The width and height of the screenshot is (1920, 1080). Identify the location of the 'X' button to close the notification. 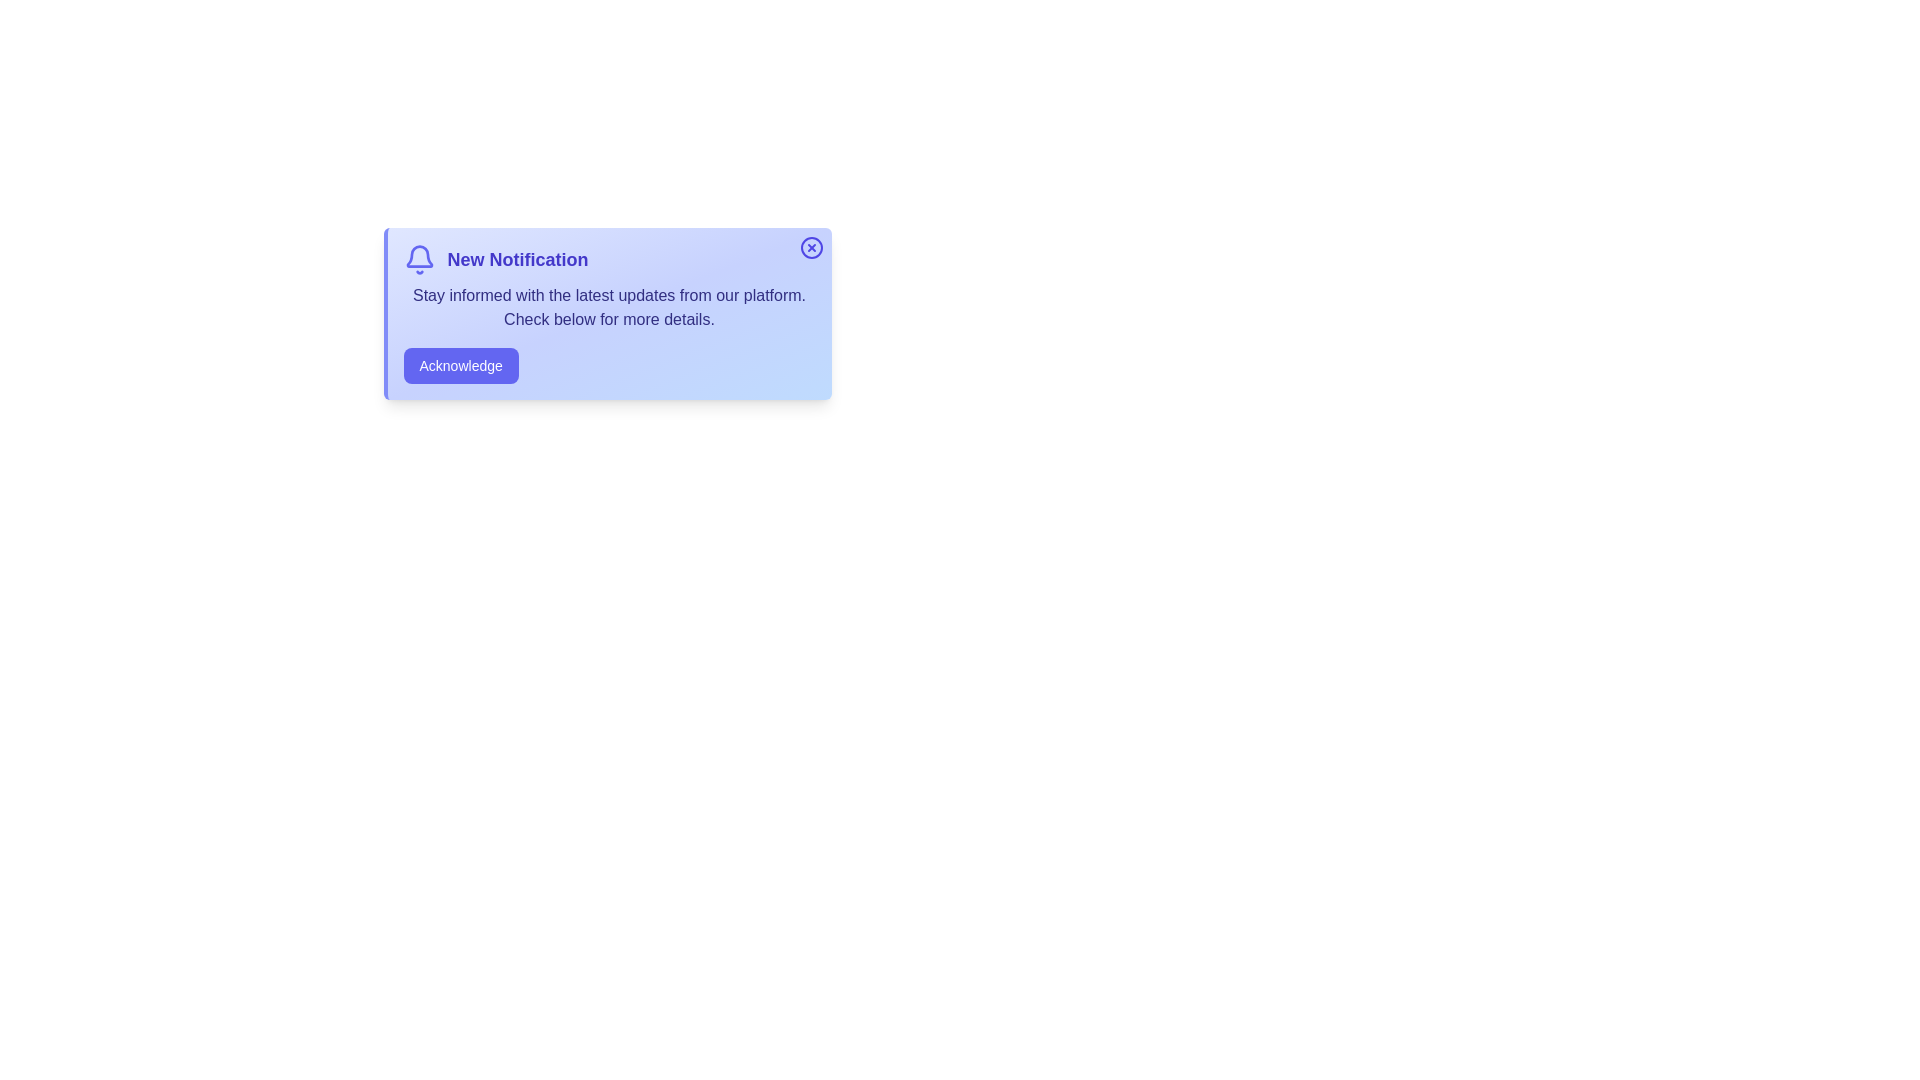
(811, 246).